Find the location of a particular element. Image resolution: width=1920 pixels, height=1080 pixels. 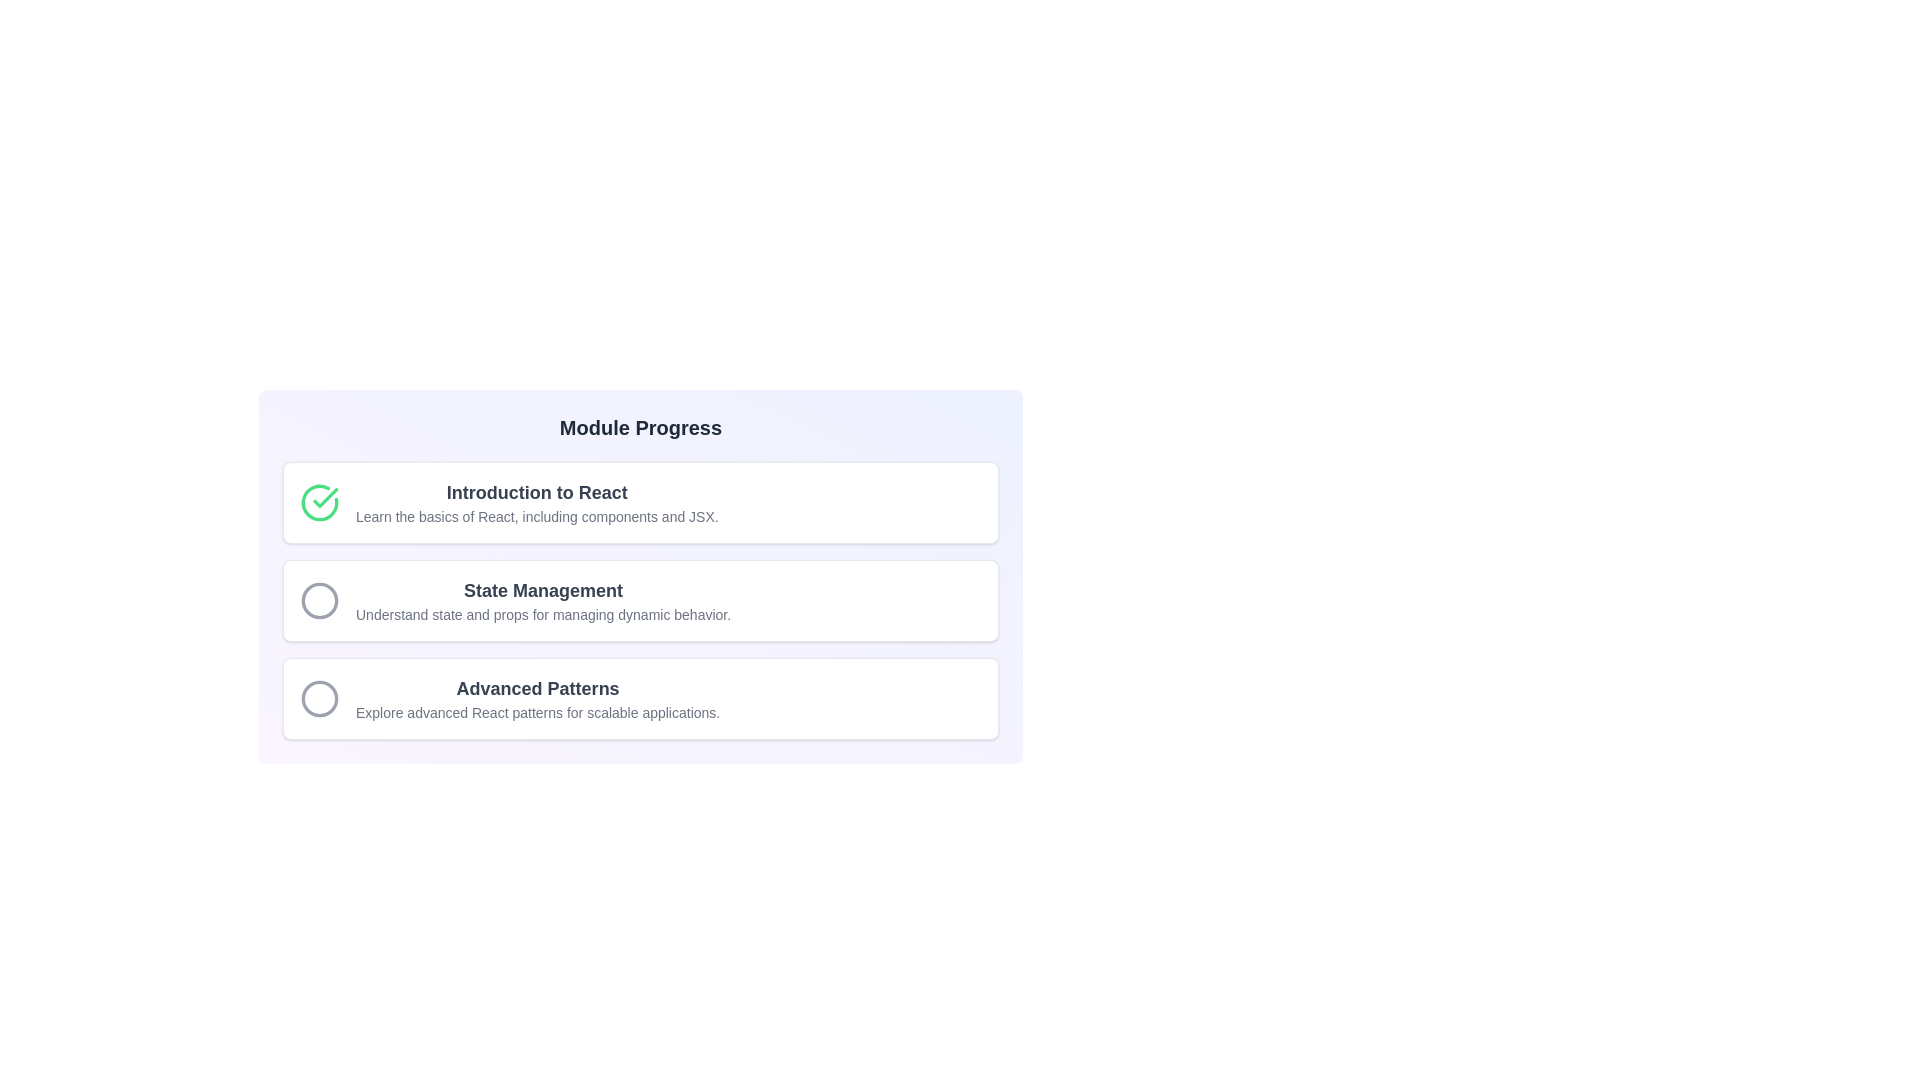

the Circular state icon with a gray border that represents an unchecked status, located to the left of the 'Advanced Patterns' module description is located at coordinates (320, 697).